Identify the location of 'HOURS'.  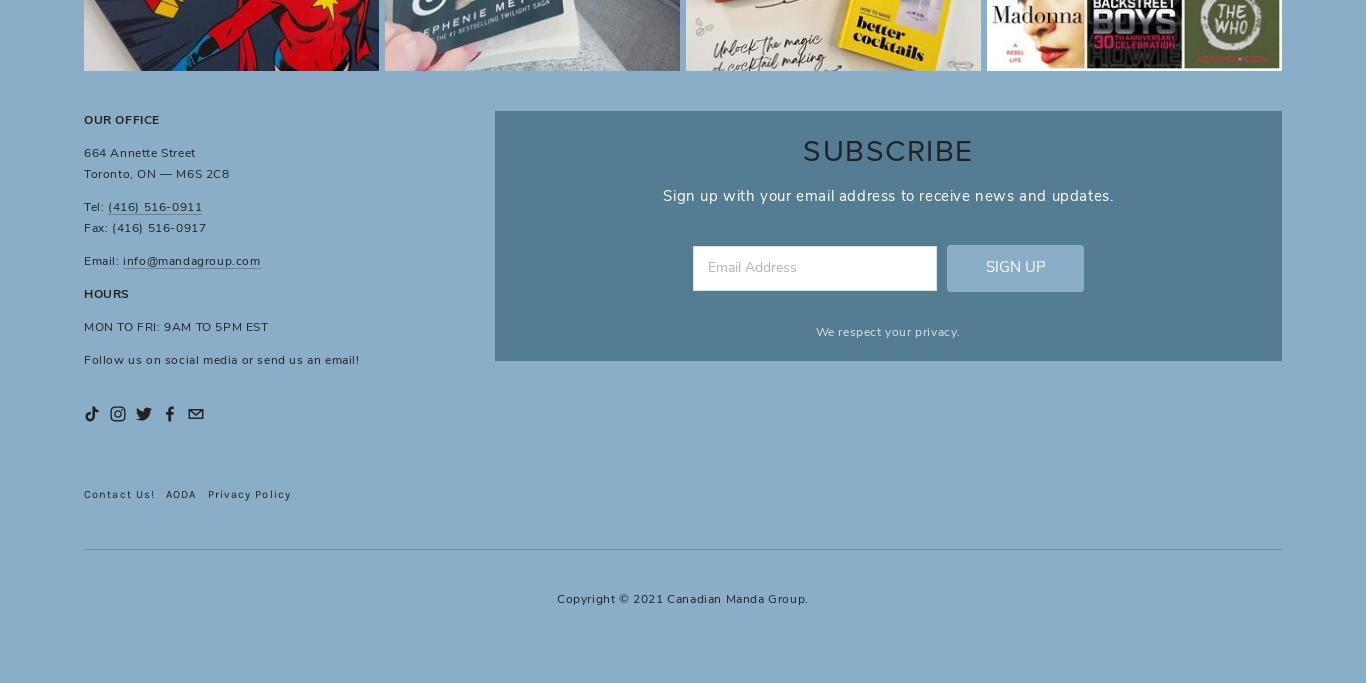
(106, 294).